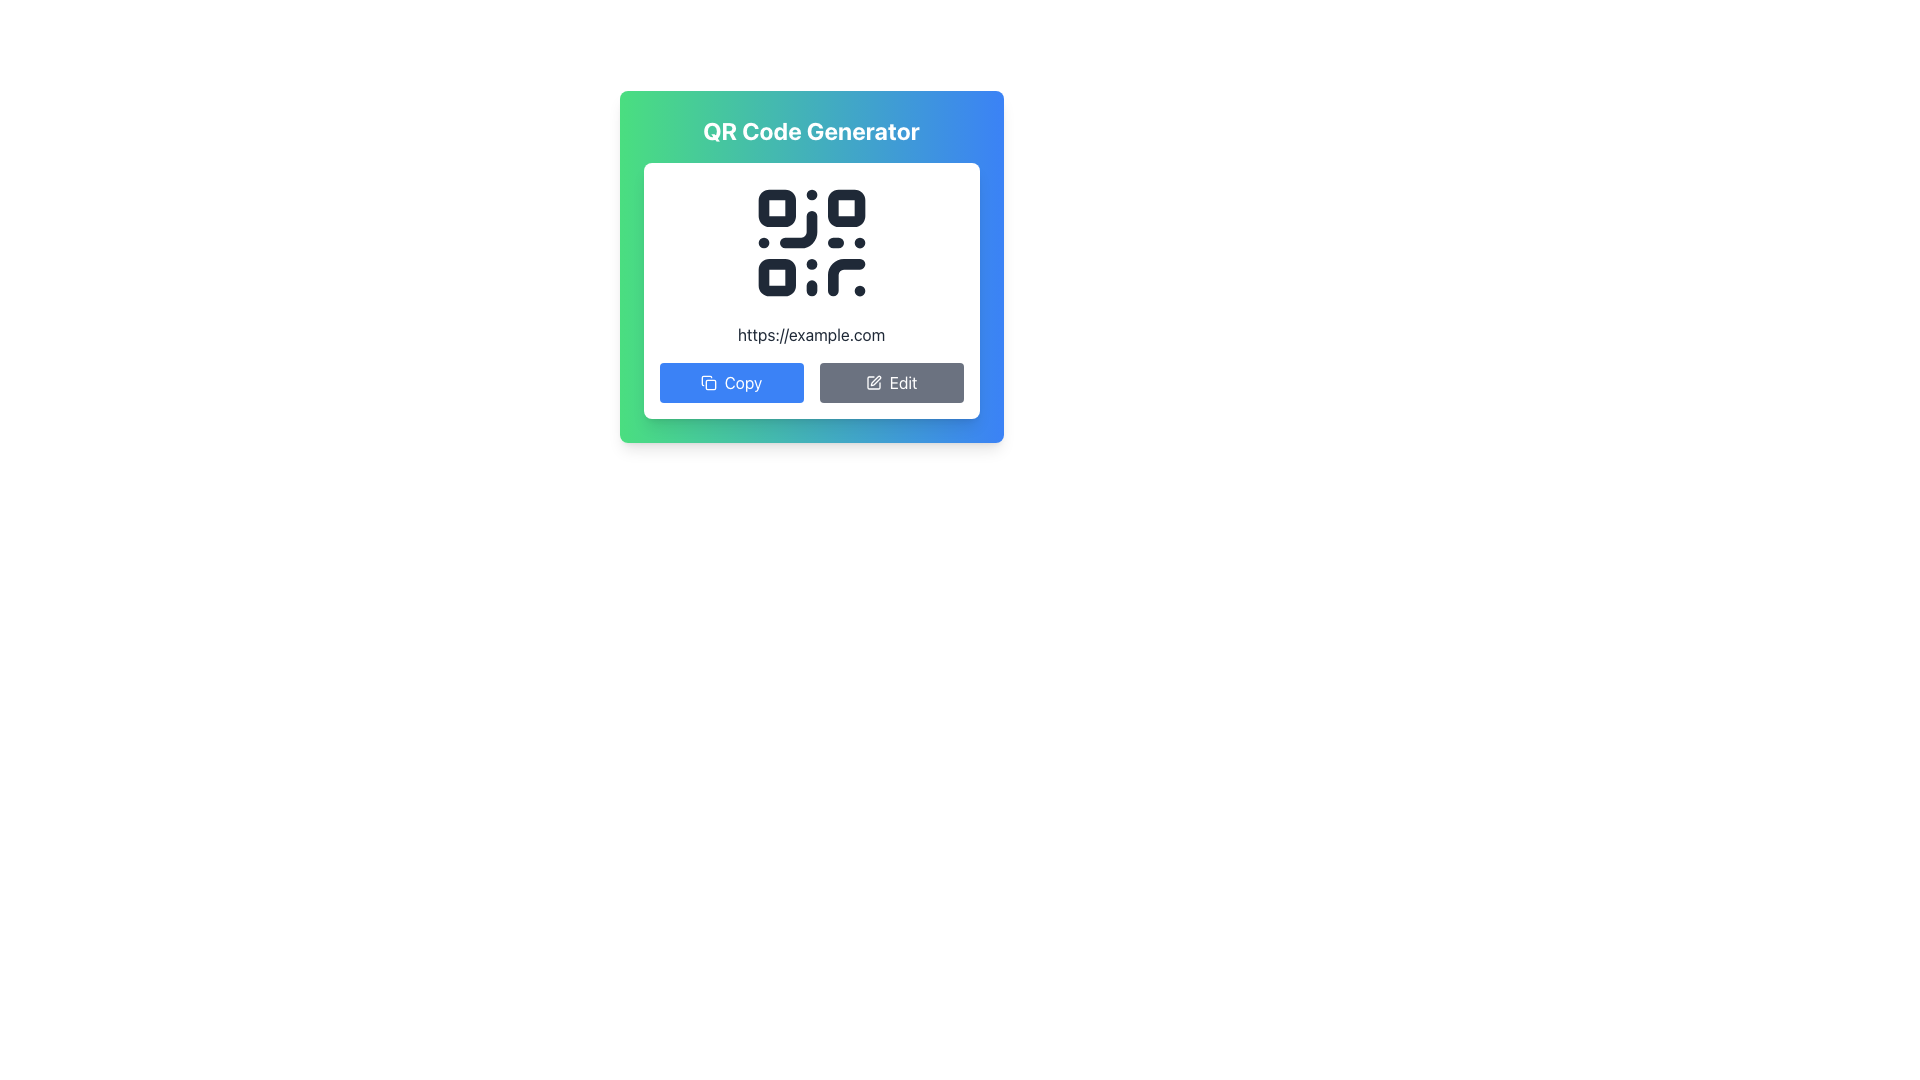  I want to click on the inner rectangle of the 'Copy' icon graphic located near the 'Copy' button on the QR Code Generator interface, so click(710, 385).